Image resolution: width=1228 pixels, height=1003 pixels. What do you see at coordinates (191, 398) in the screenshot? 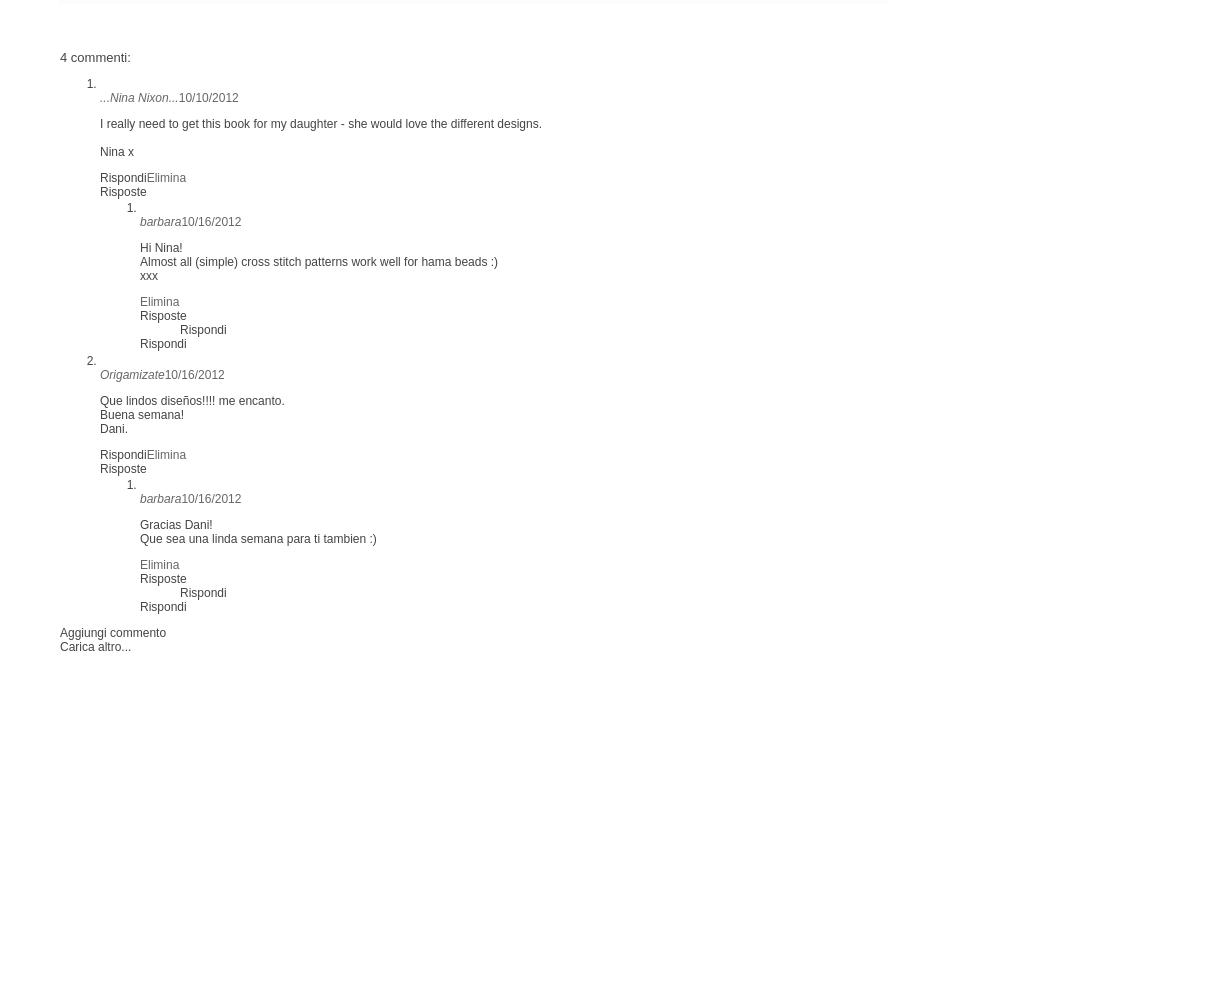
I see `'Que lindos diseños!!!! me encanto.'` at bounding box center [191, 398].